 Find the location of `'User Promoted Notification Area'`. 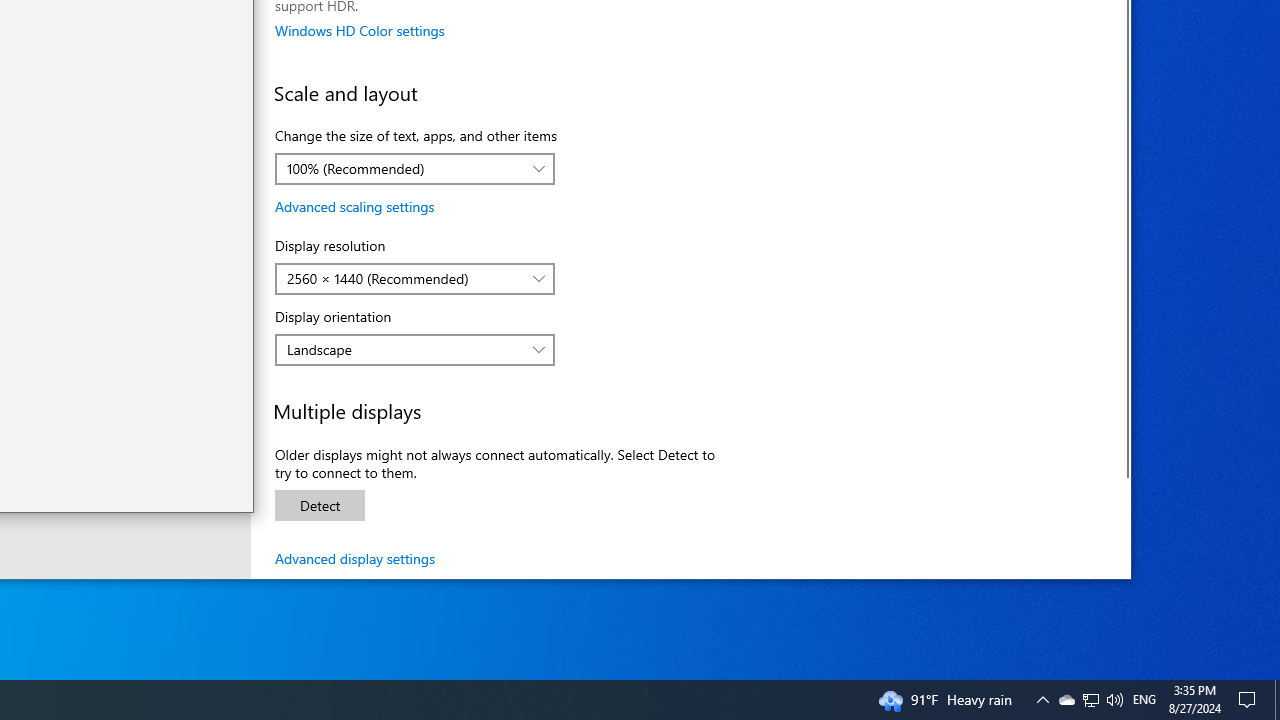

'User Promoted Notification Area' is located at coordinates (1089, 698).